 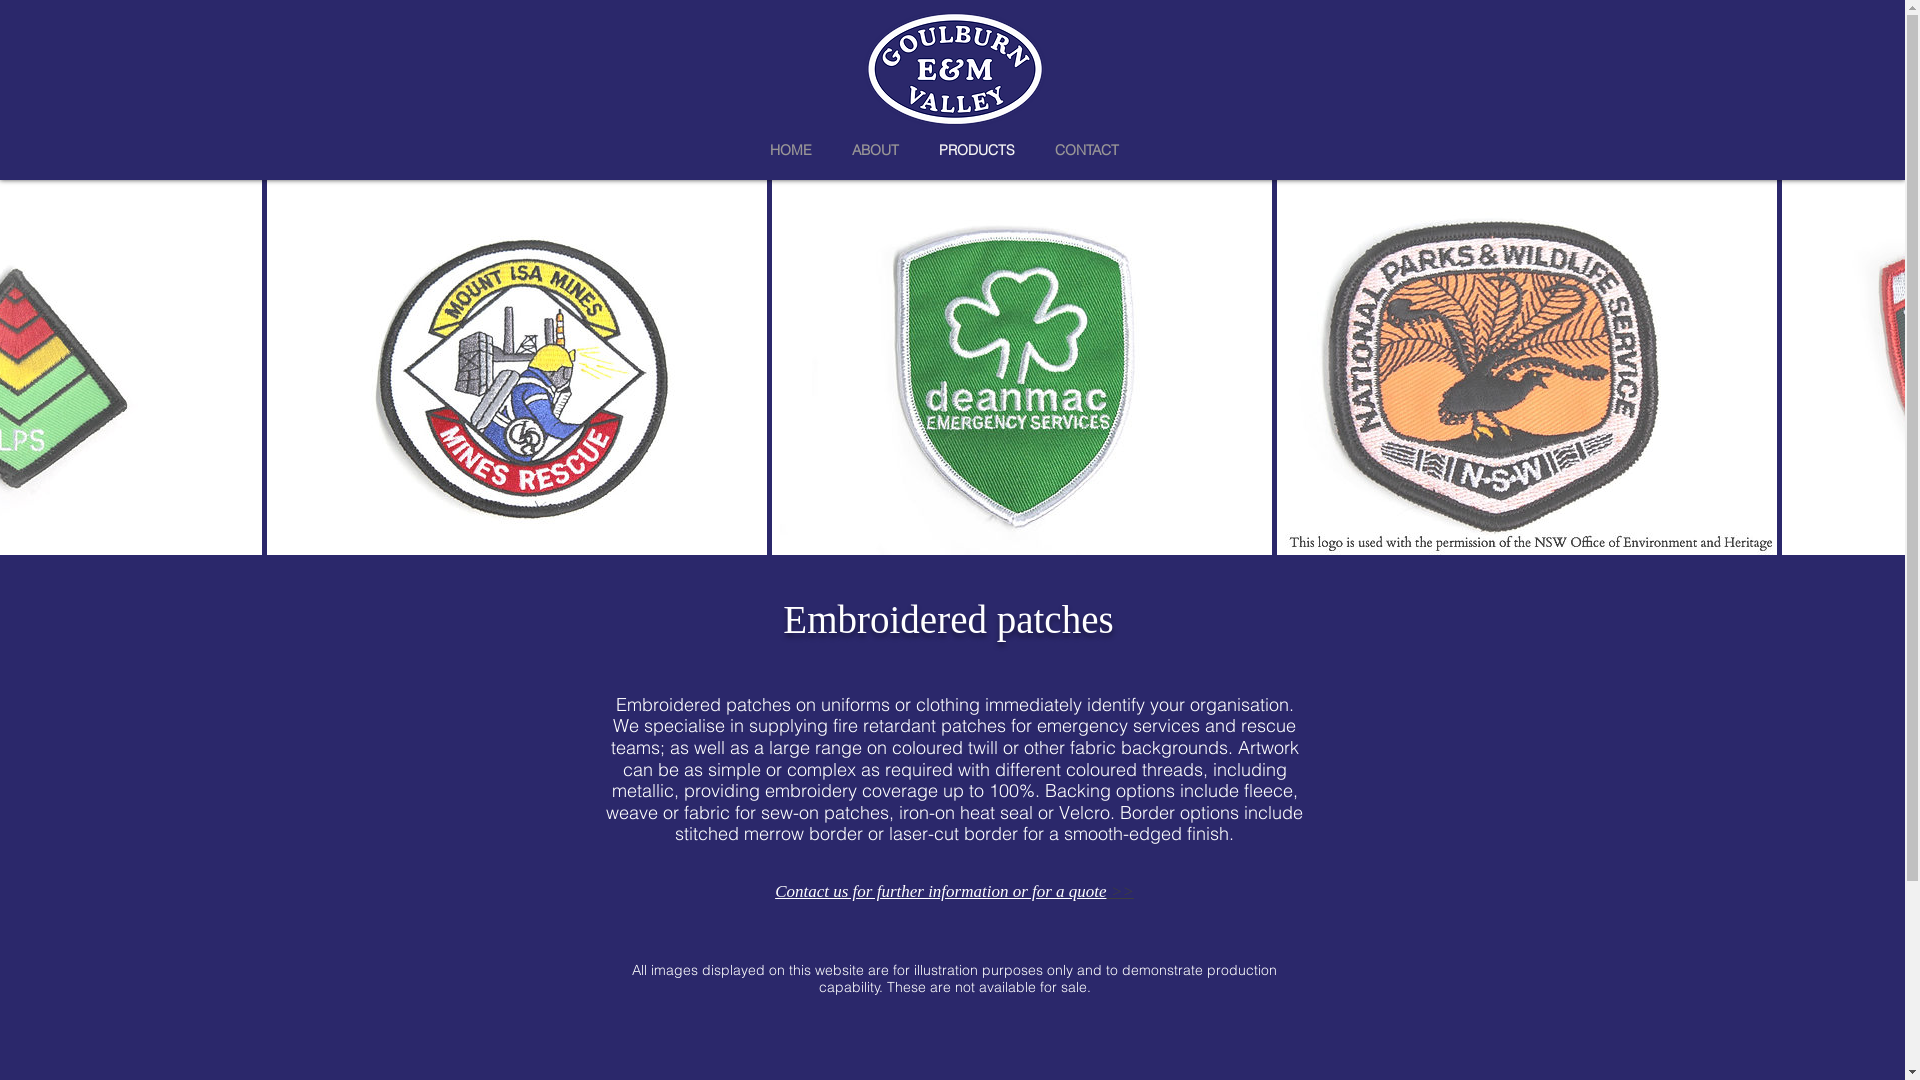 What do you see at coordinates (790, 147) in the screenshot?
I see `'HOME'` at bounding box center [790, 147].